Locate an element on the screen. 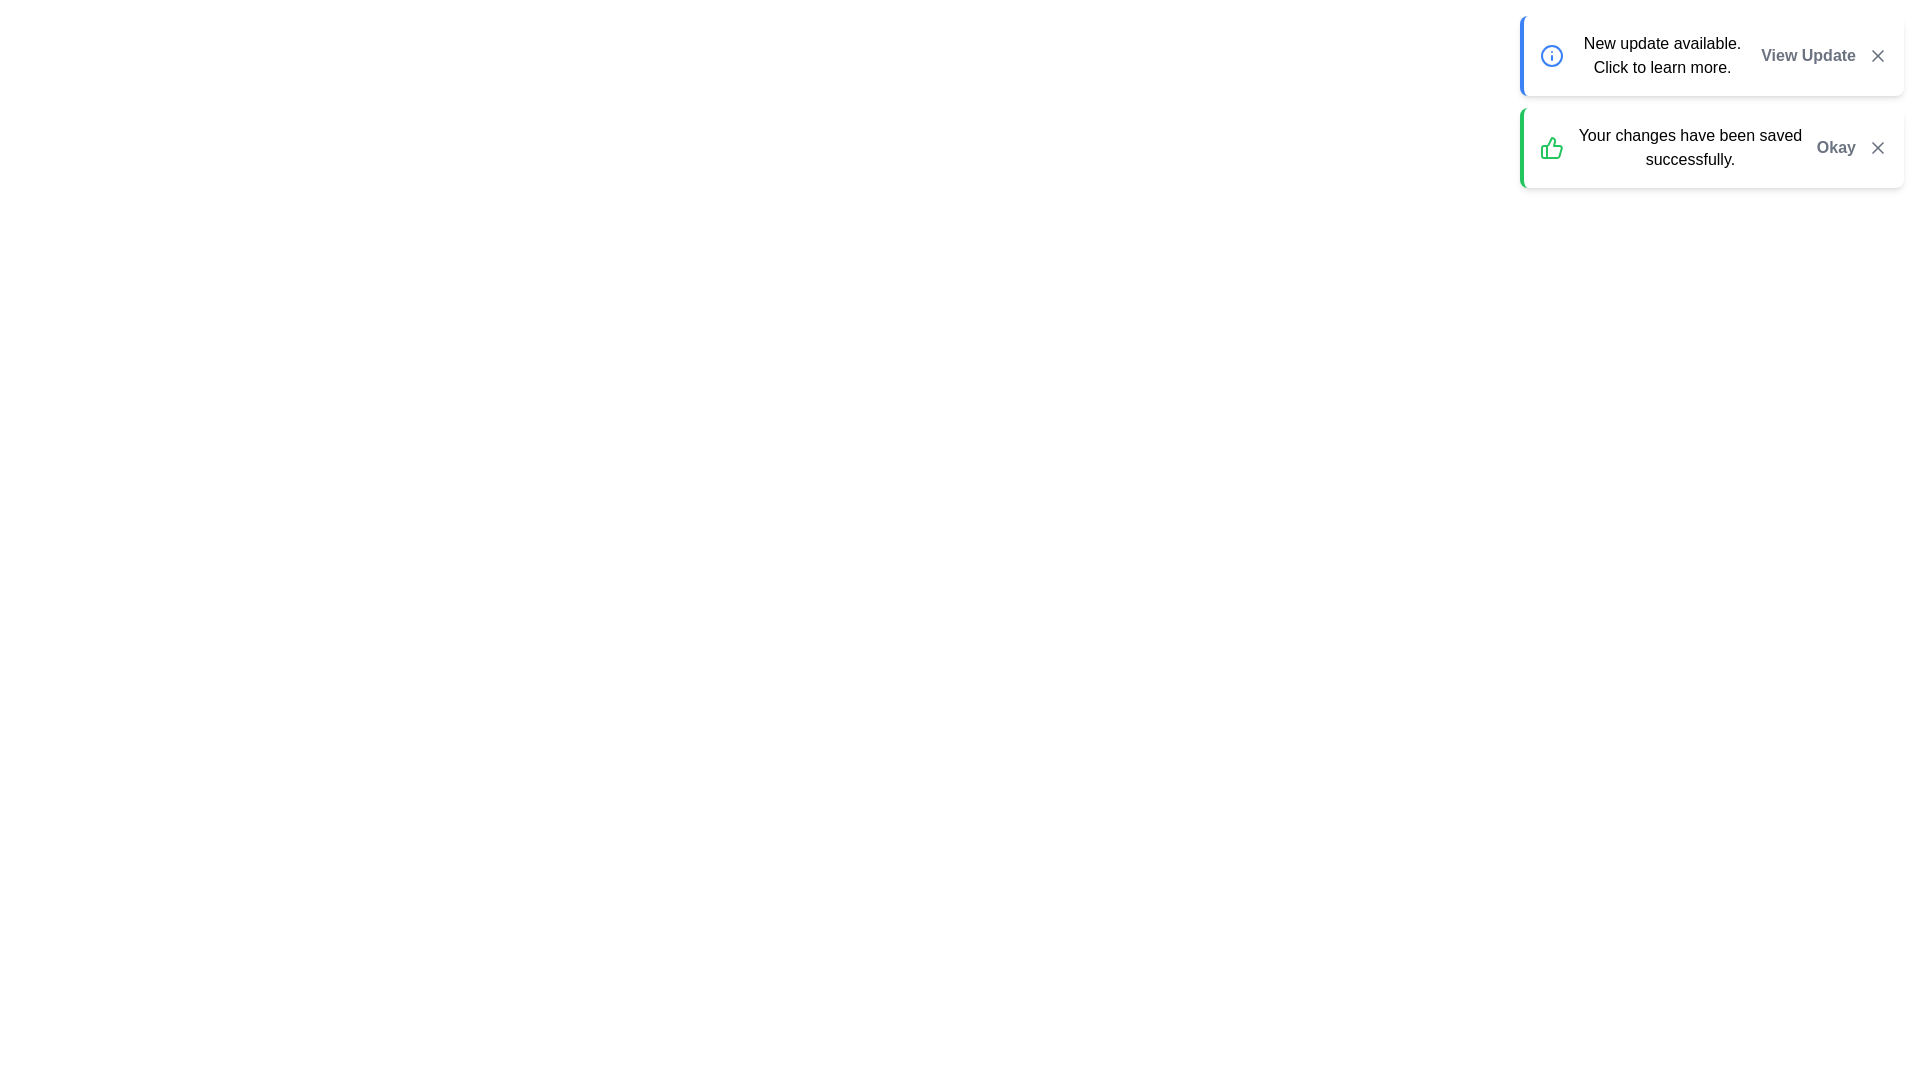  the static text stating 'New update available. Click to learn more.' which is positioned in the top right area of the interface within a notification card is located at coordinates (1662, 55).